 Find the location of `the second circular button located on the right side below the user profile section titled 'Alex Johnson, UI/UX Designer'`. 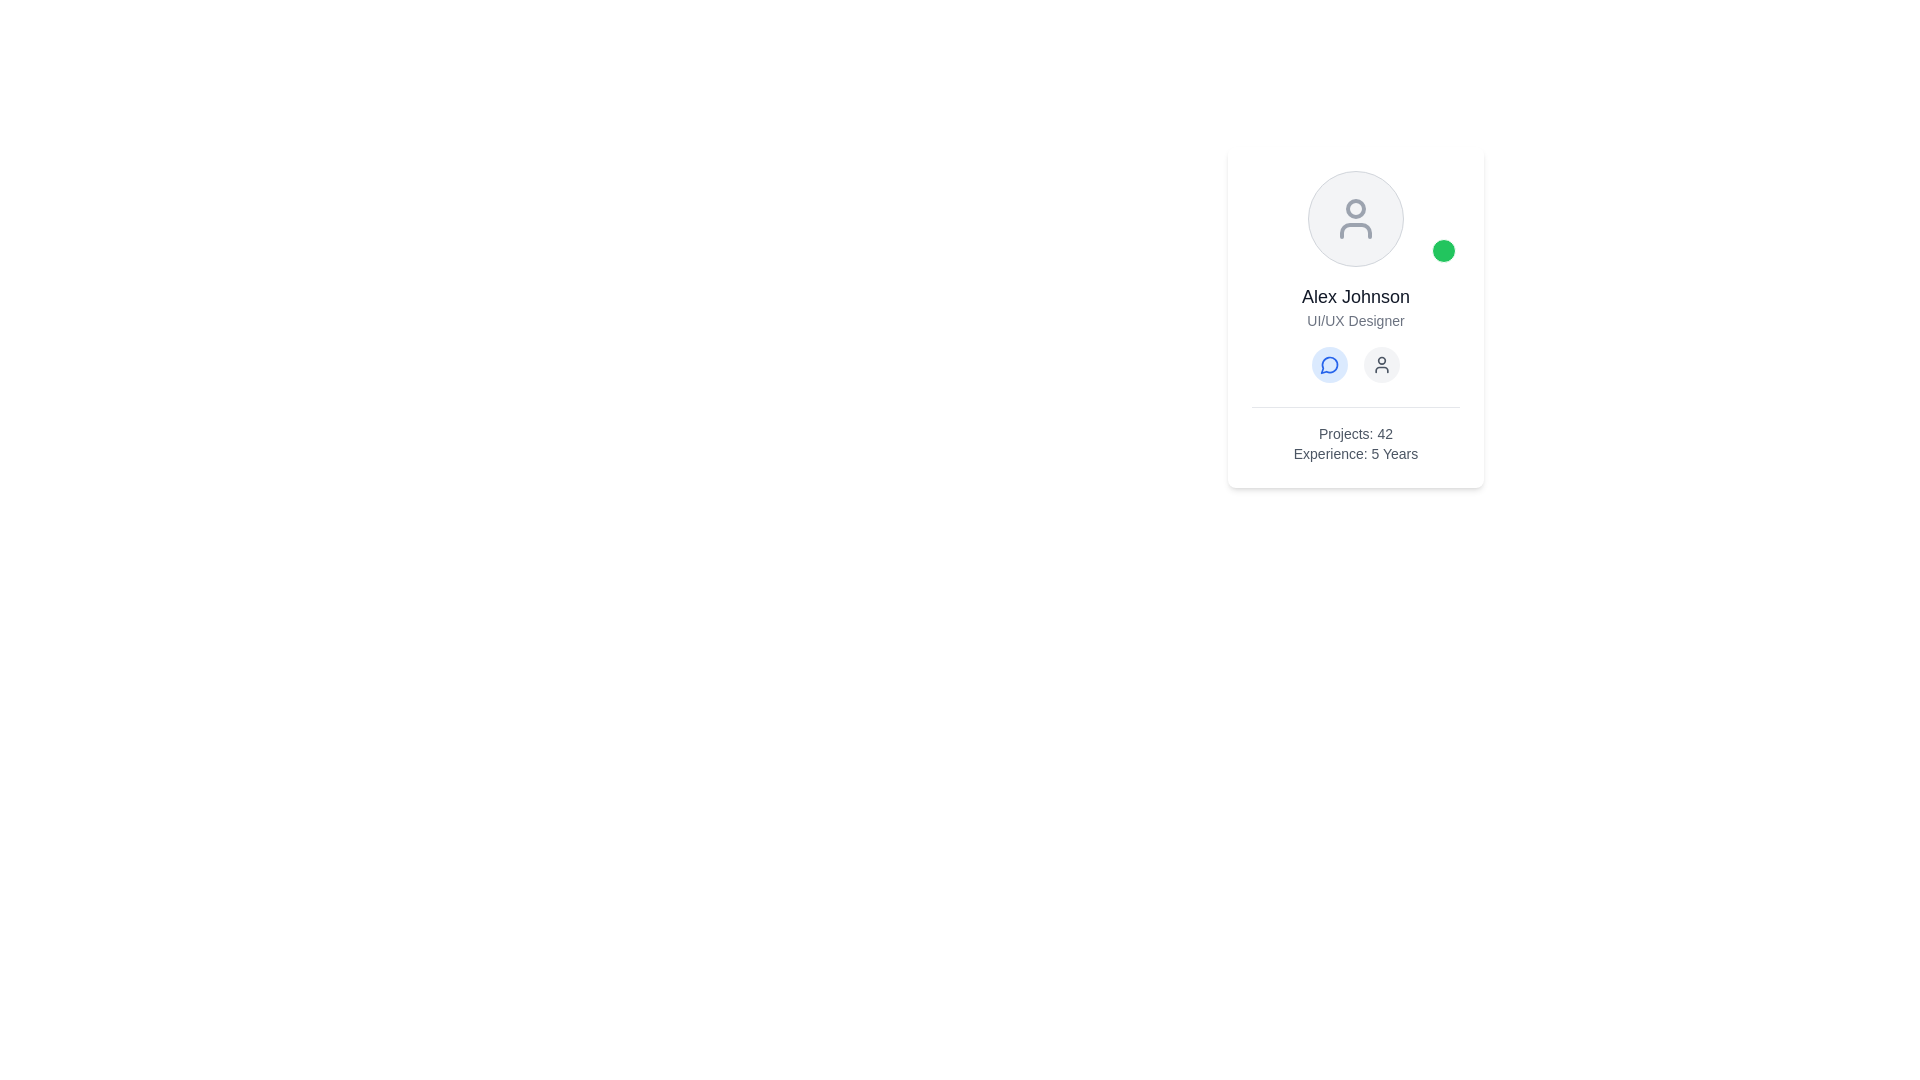

the second circular button located on the right side below the user profile section titled 'Alex Johnson, UI/UX Designer' is located at coordinates (1381, 365).